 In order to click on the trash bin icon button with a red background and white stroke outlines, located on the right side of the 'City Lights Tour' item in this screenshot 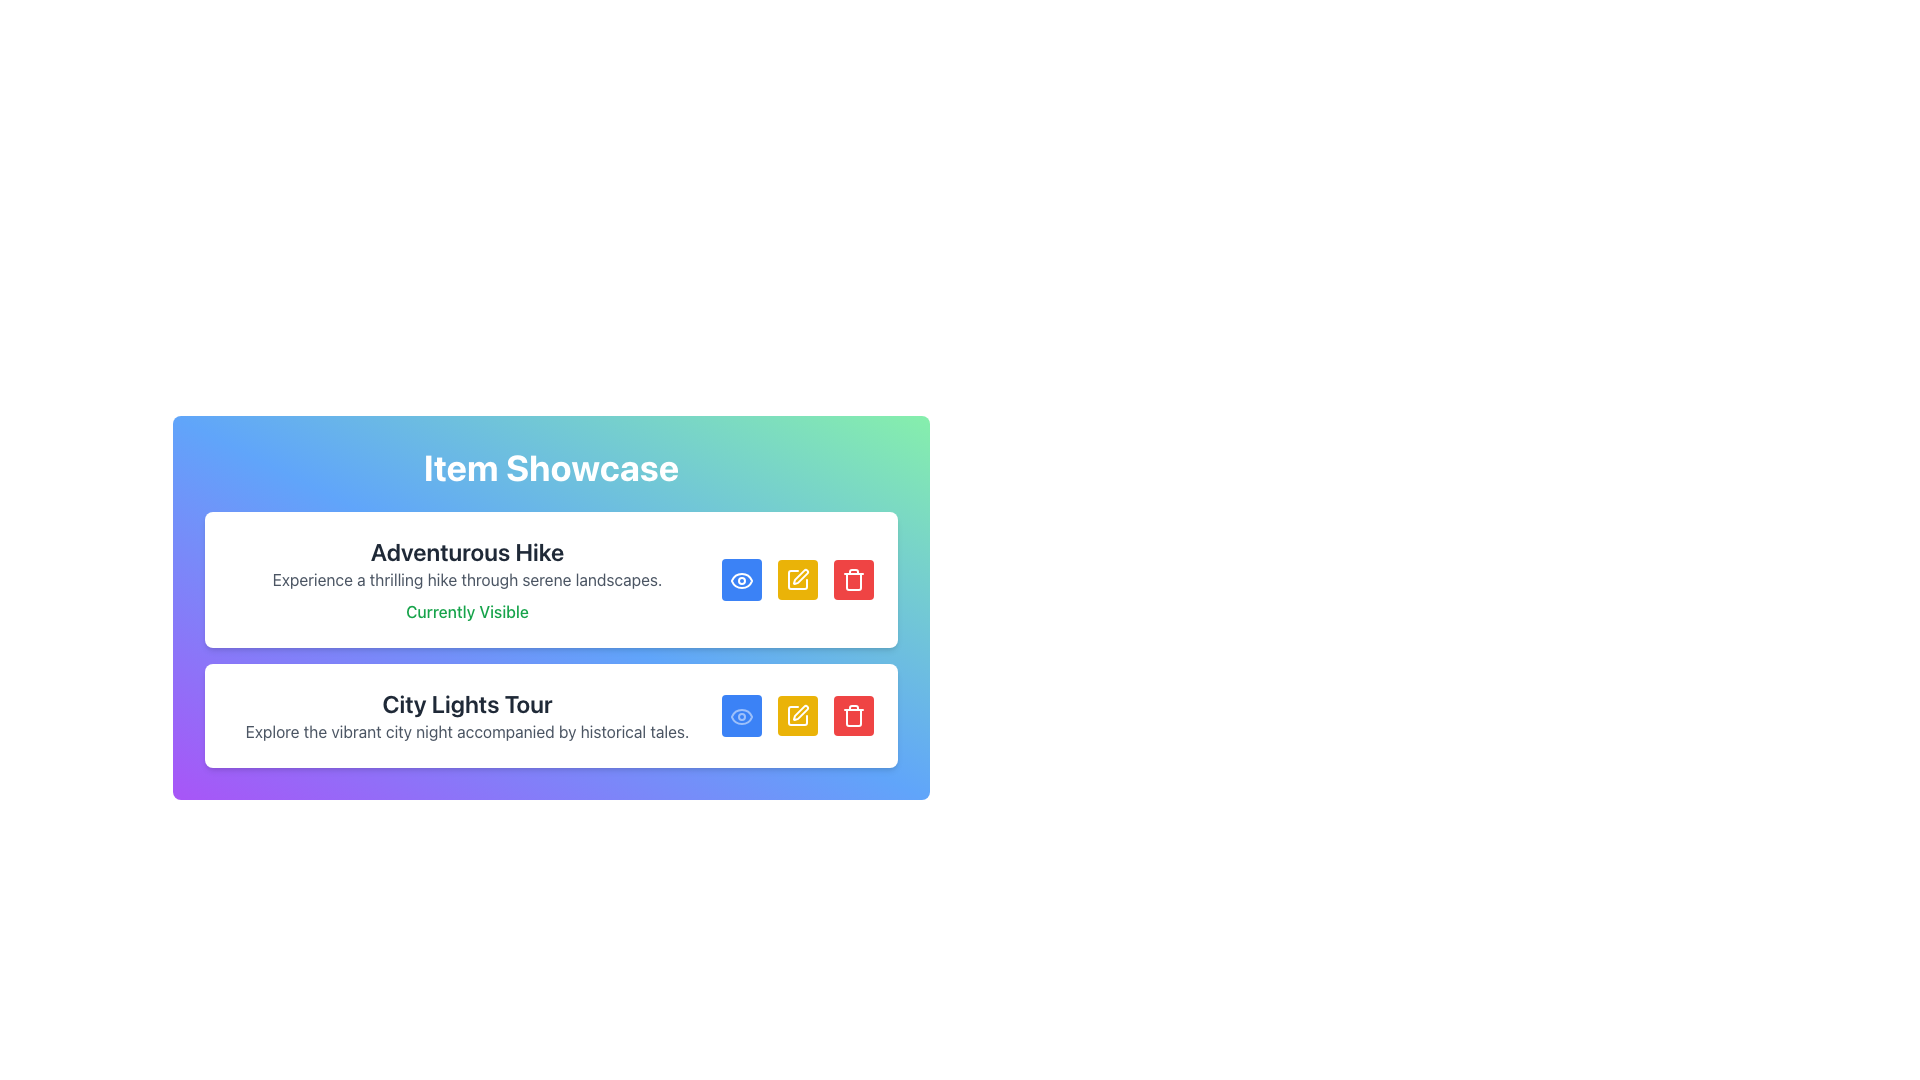, I will do `click(854, 579)`.